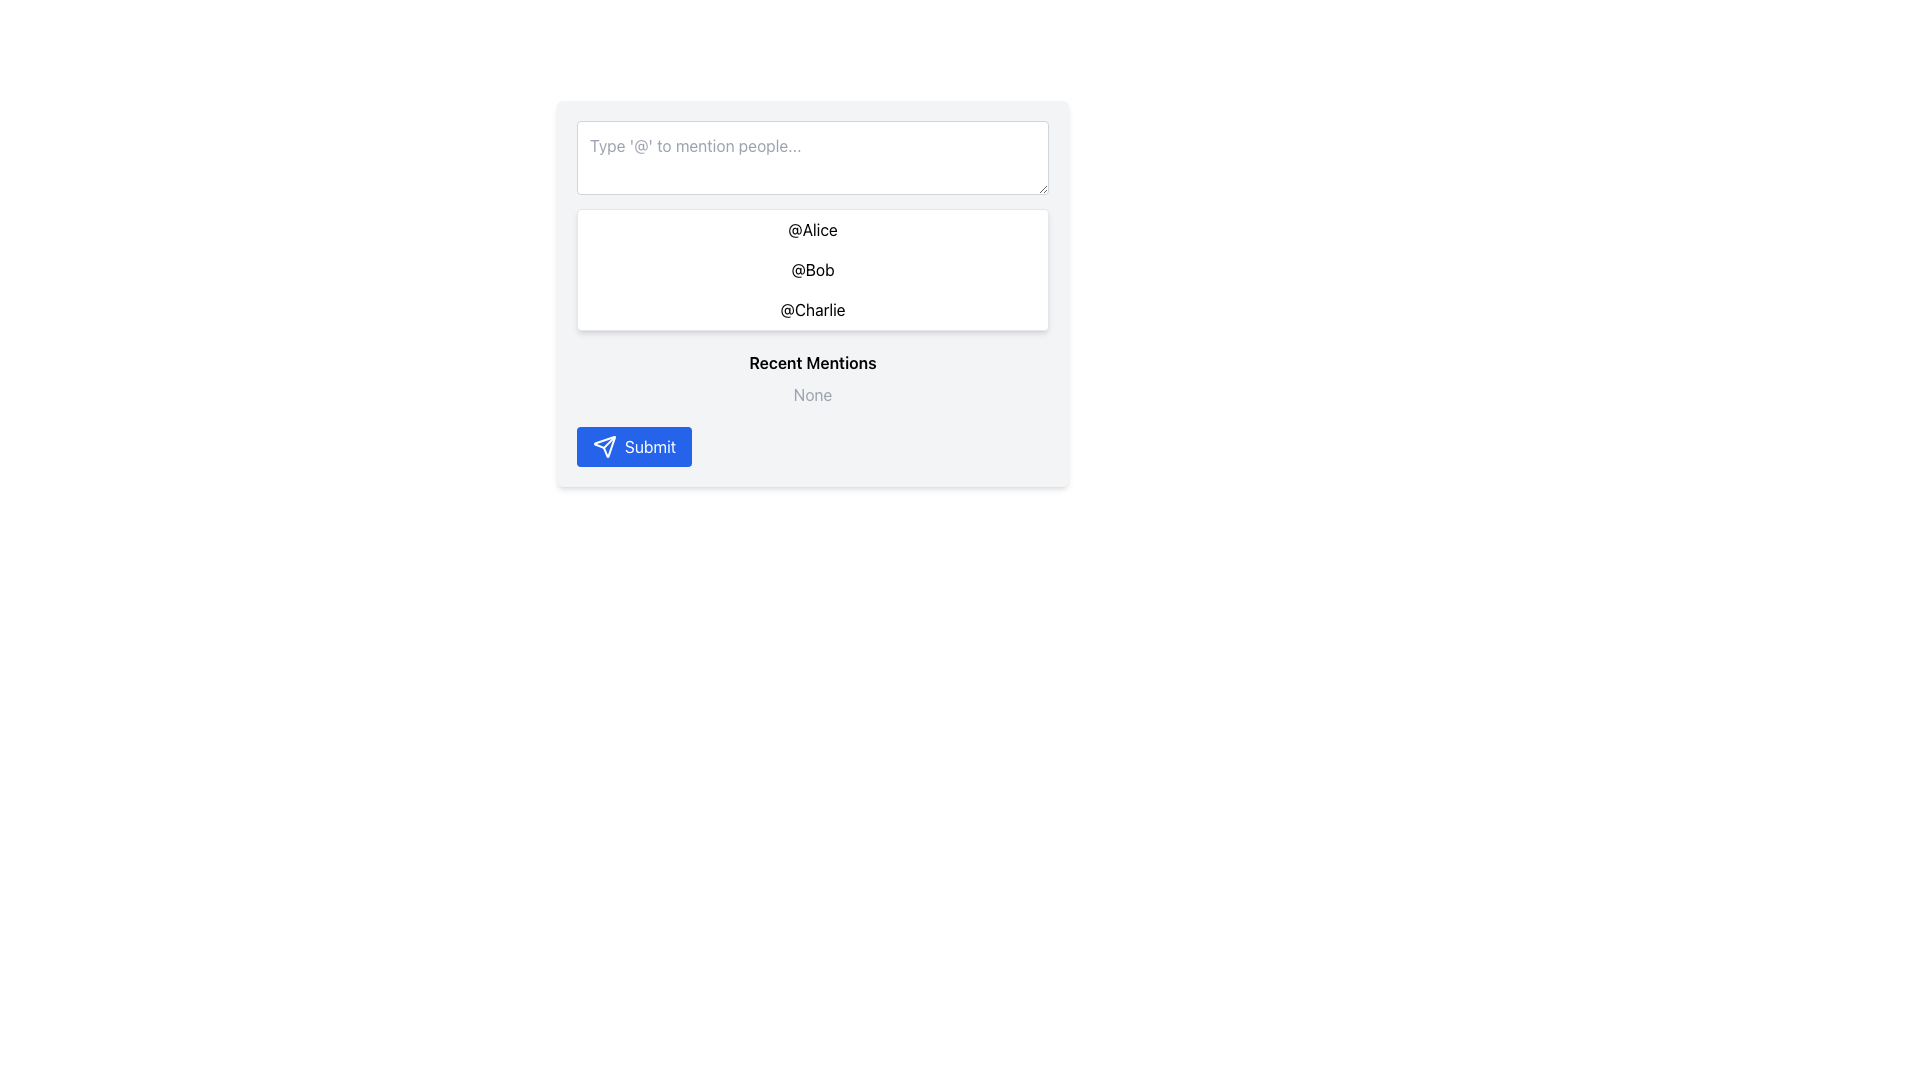  Describe the element at coordinates (812, 309) in the screenshot. I see `the Dropdown List Item for user 'Charlie' which is the third option in a vertically arranged list within the dropdown menu` at that location.